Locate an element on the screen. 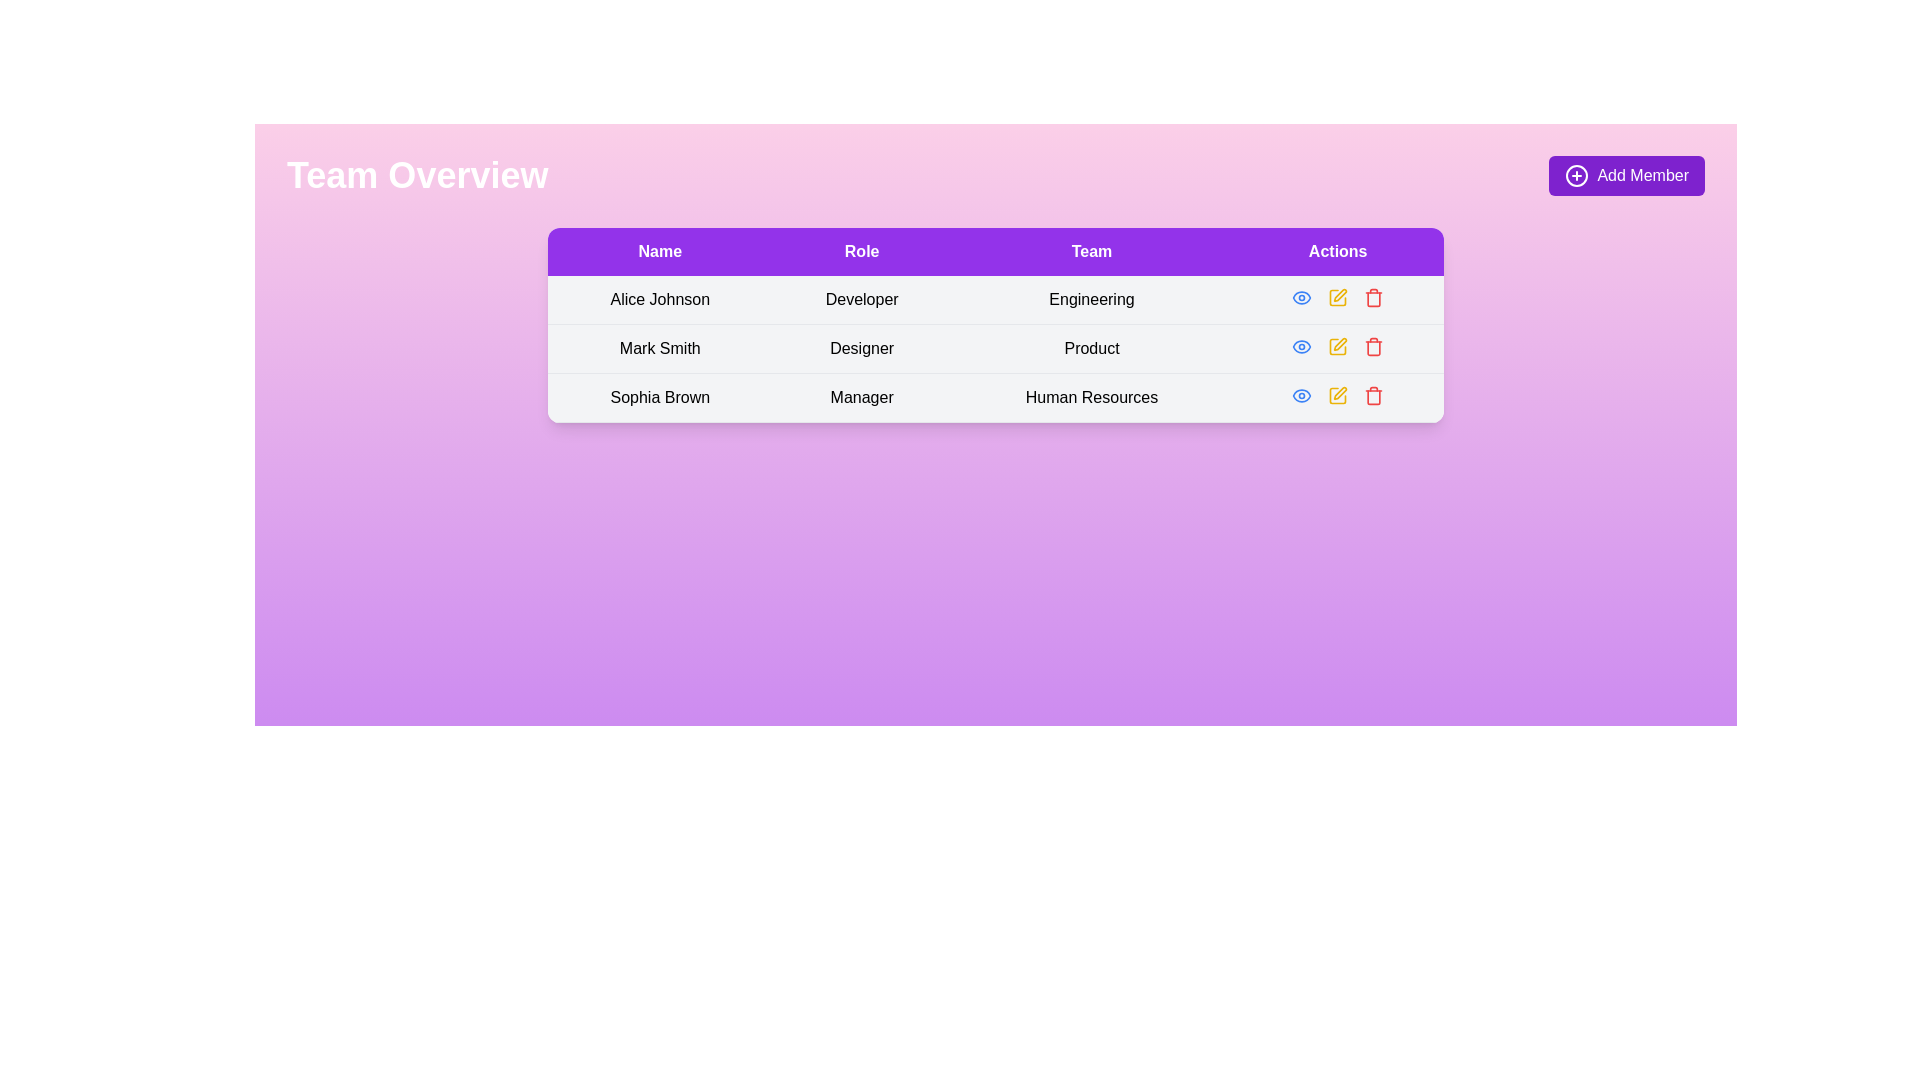 The height and width of the screenshot is (1080, 1920). the eye icon in the second row of the table under the 'Actions' column for the data row 'Mark Smith' is located at coordinates (1302, 346).